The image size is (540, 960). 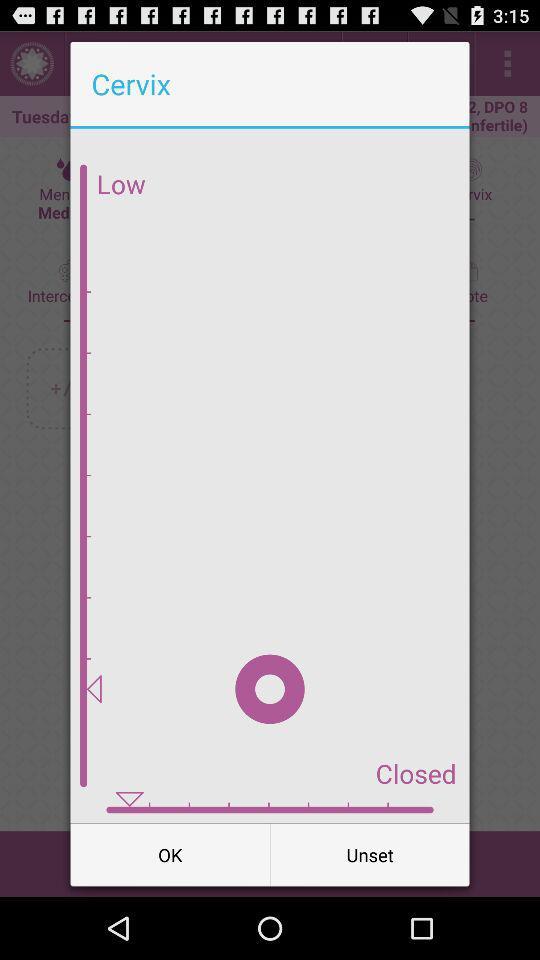 I want to click on the ok item, so click(x=170, y=853).